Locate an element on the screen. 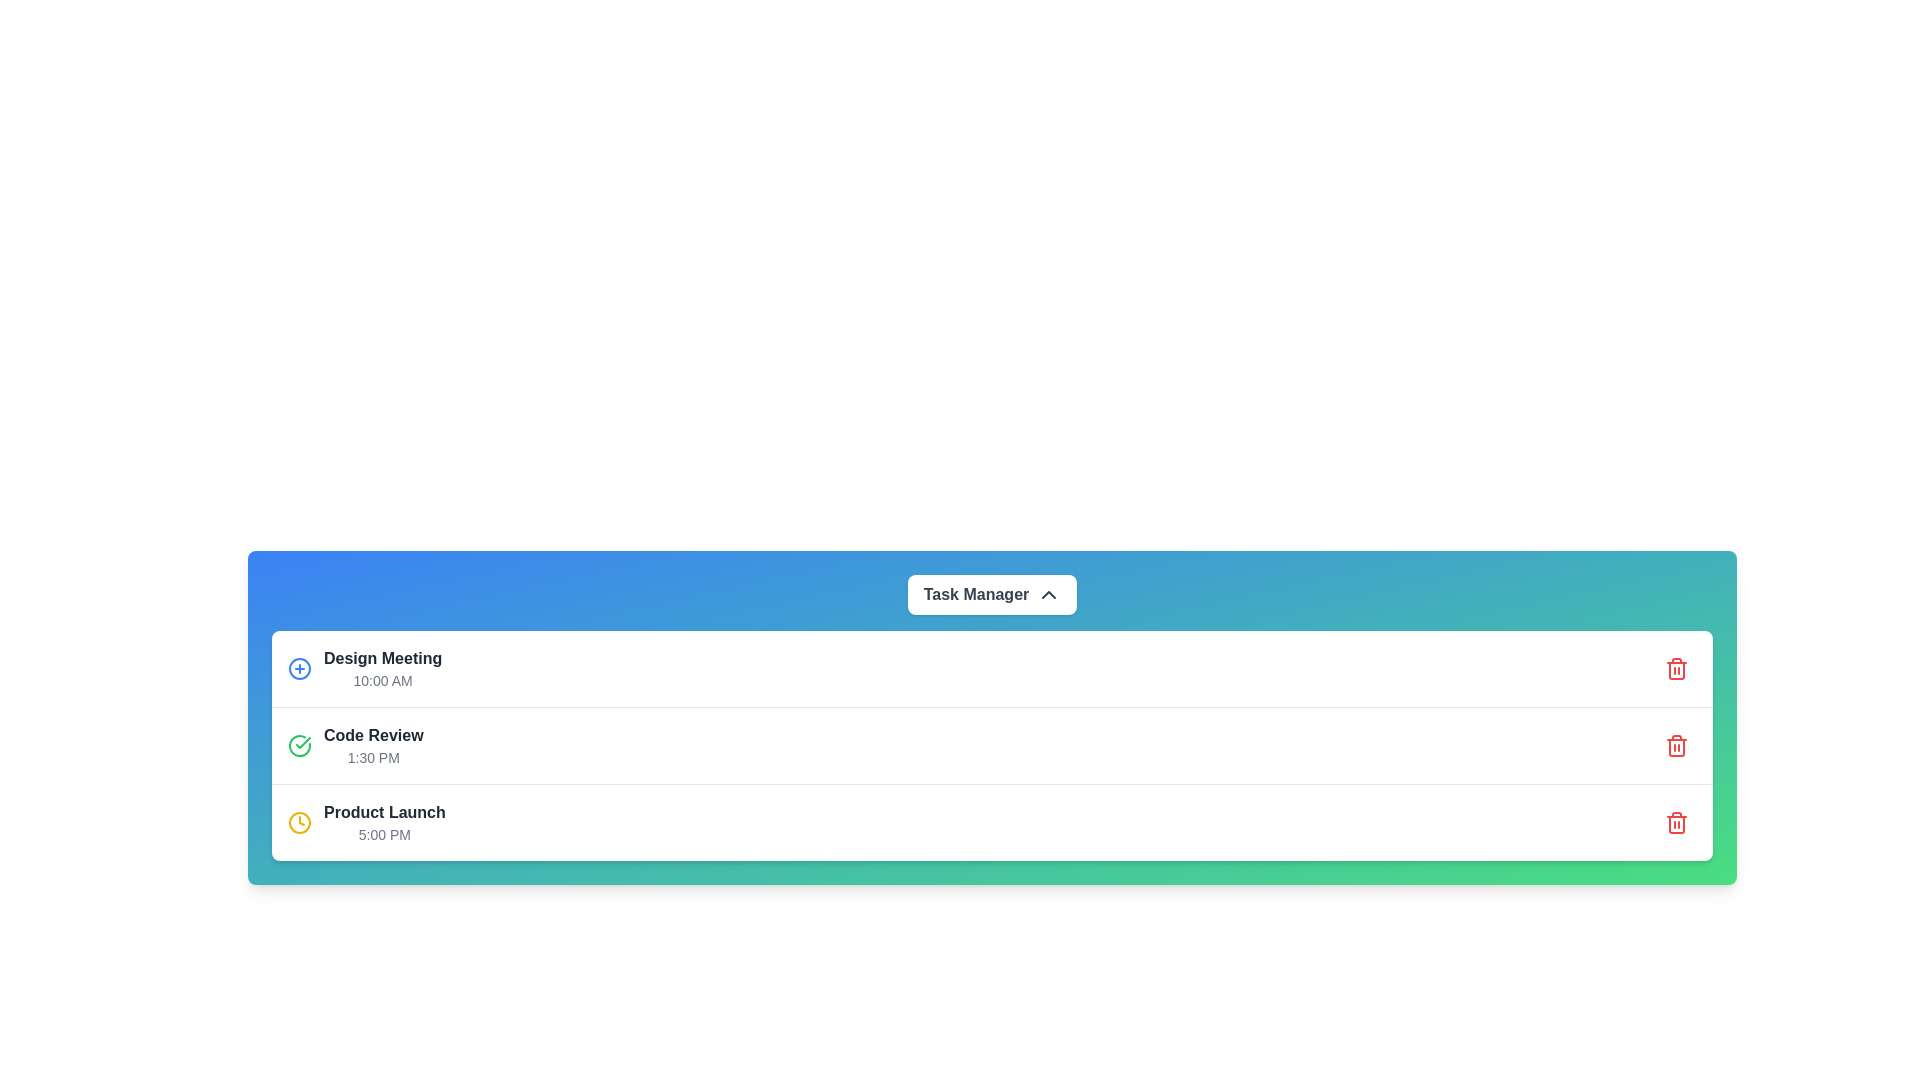 The width and height of the screenshot is (1920, 1080). the toggle button for revealing or hiding options associated with 'Task Manager', located near the top of a gradient background component transitioning from blue to green is located at coordinates (992, 593).